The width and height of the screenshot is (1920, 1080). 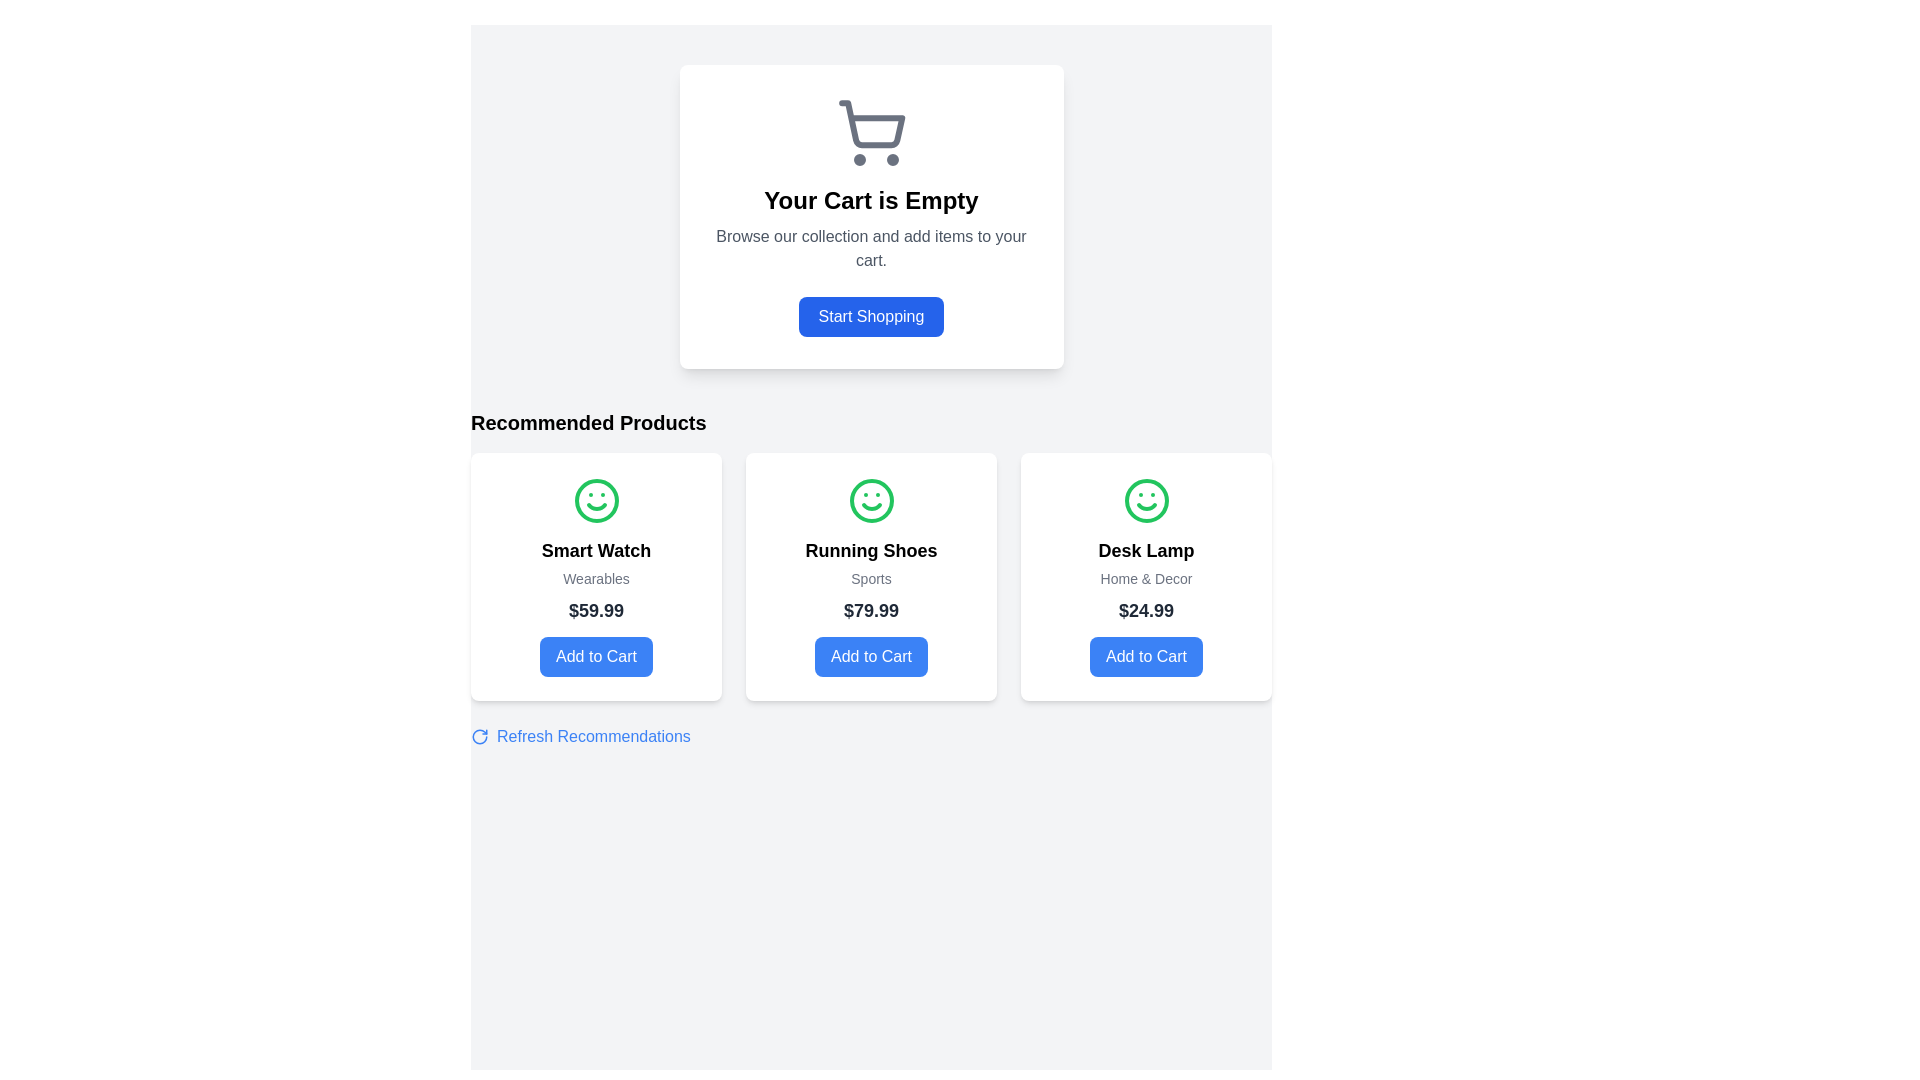 I want to click on the static text label displaying the price of 'Running Shoes', which is located at the center of the product card under 'Recommended Products', so click(x=871, y=609).